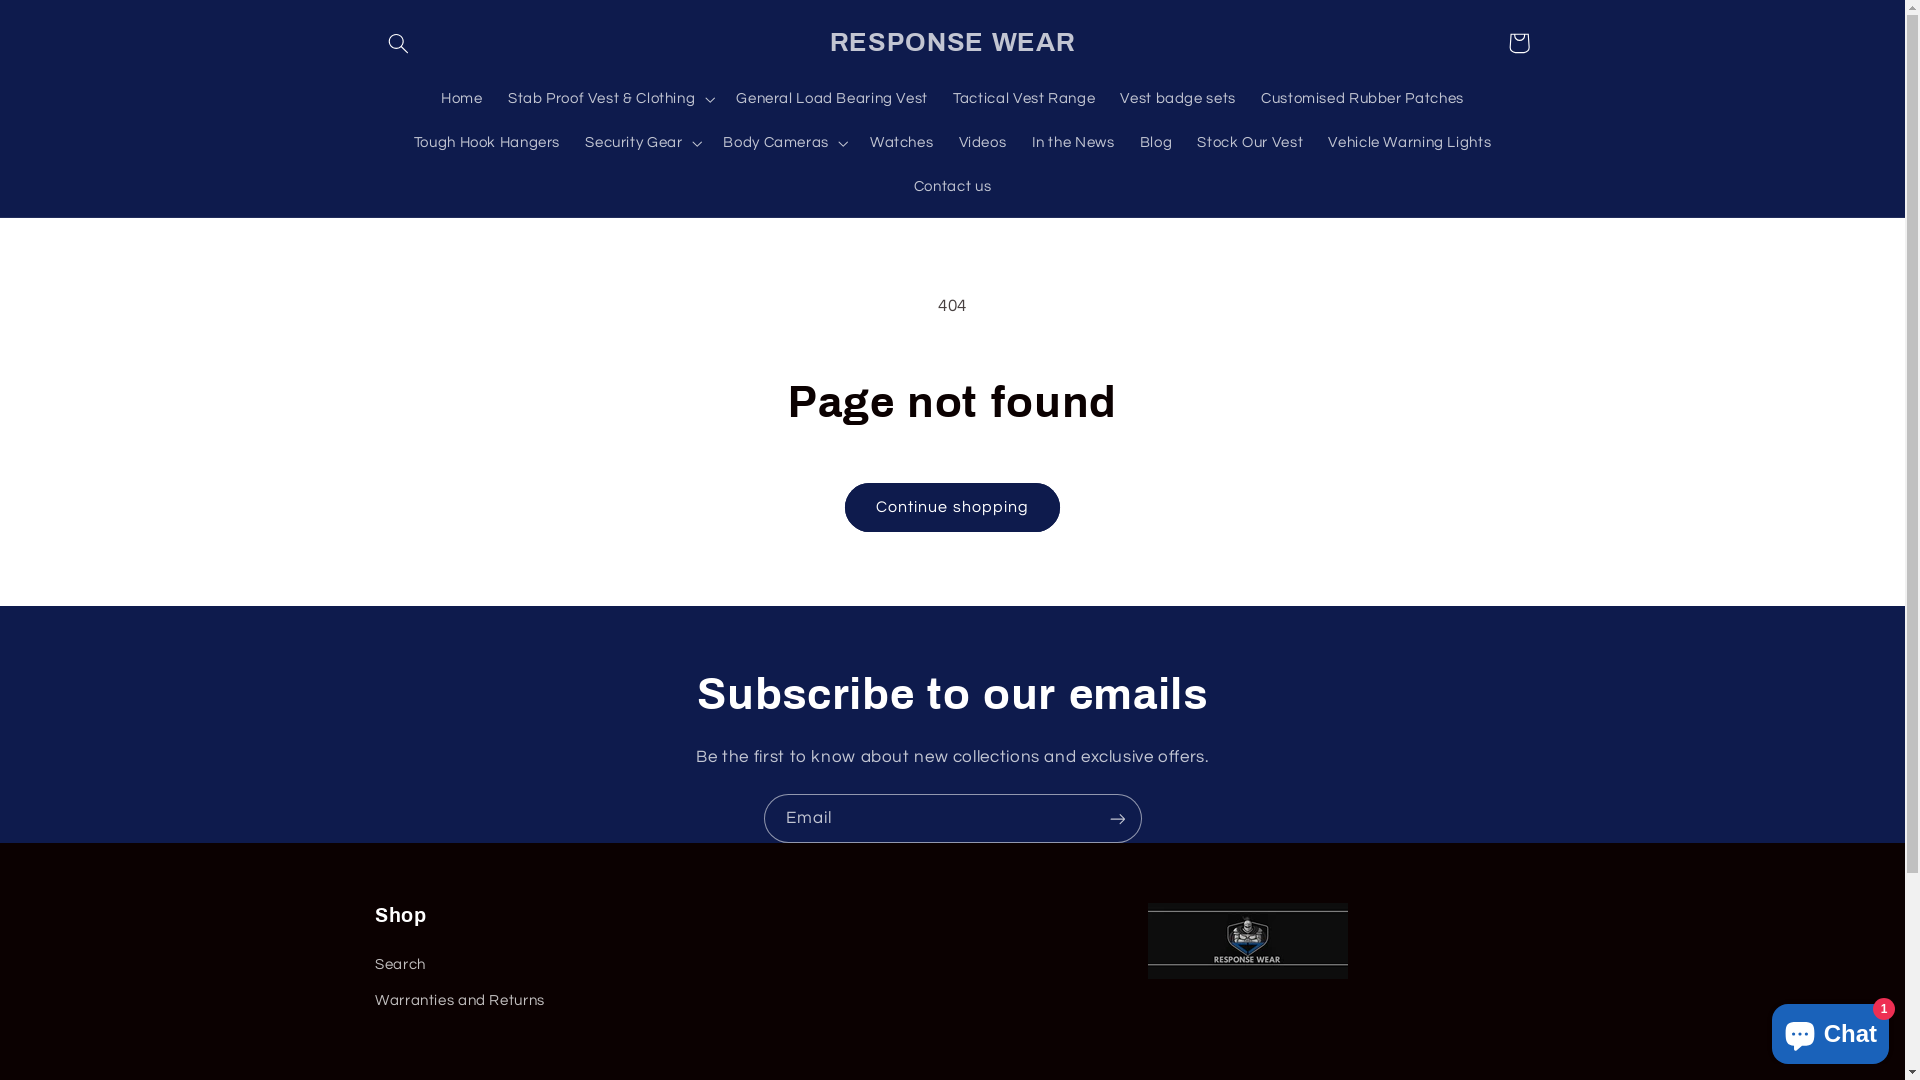 Image resolution: width=1920 pixels, height=1080 pixels. What do you see at coordinates (486, 141) in the screenshot?
I see `'Tough Hook Hangers'` at bounding box center [486, 141].